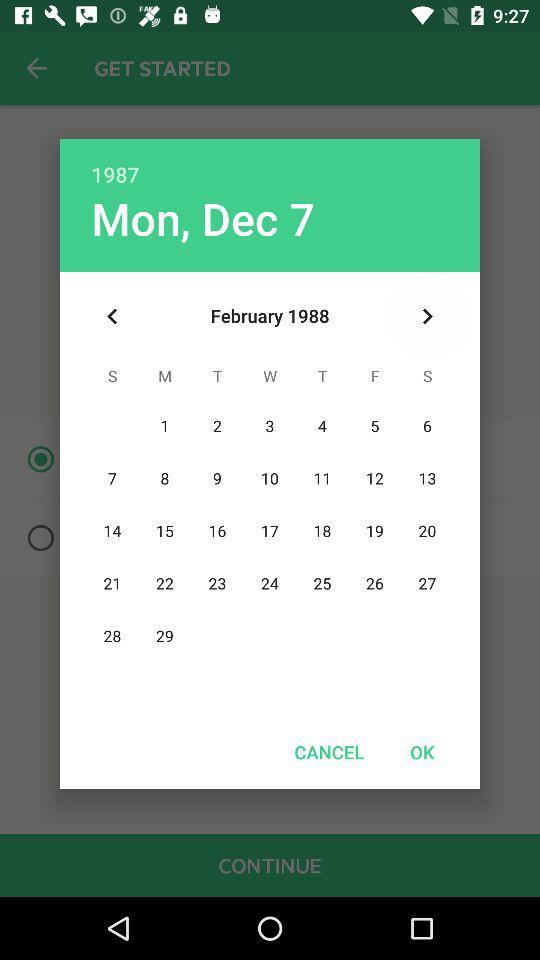 The image size is (540, 960). What do you see at coordinates (329, 751) in the screenshot?
I see `the item next to ok item` at bounding box center [329, 751].